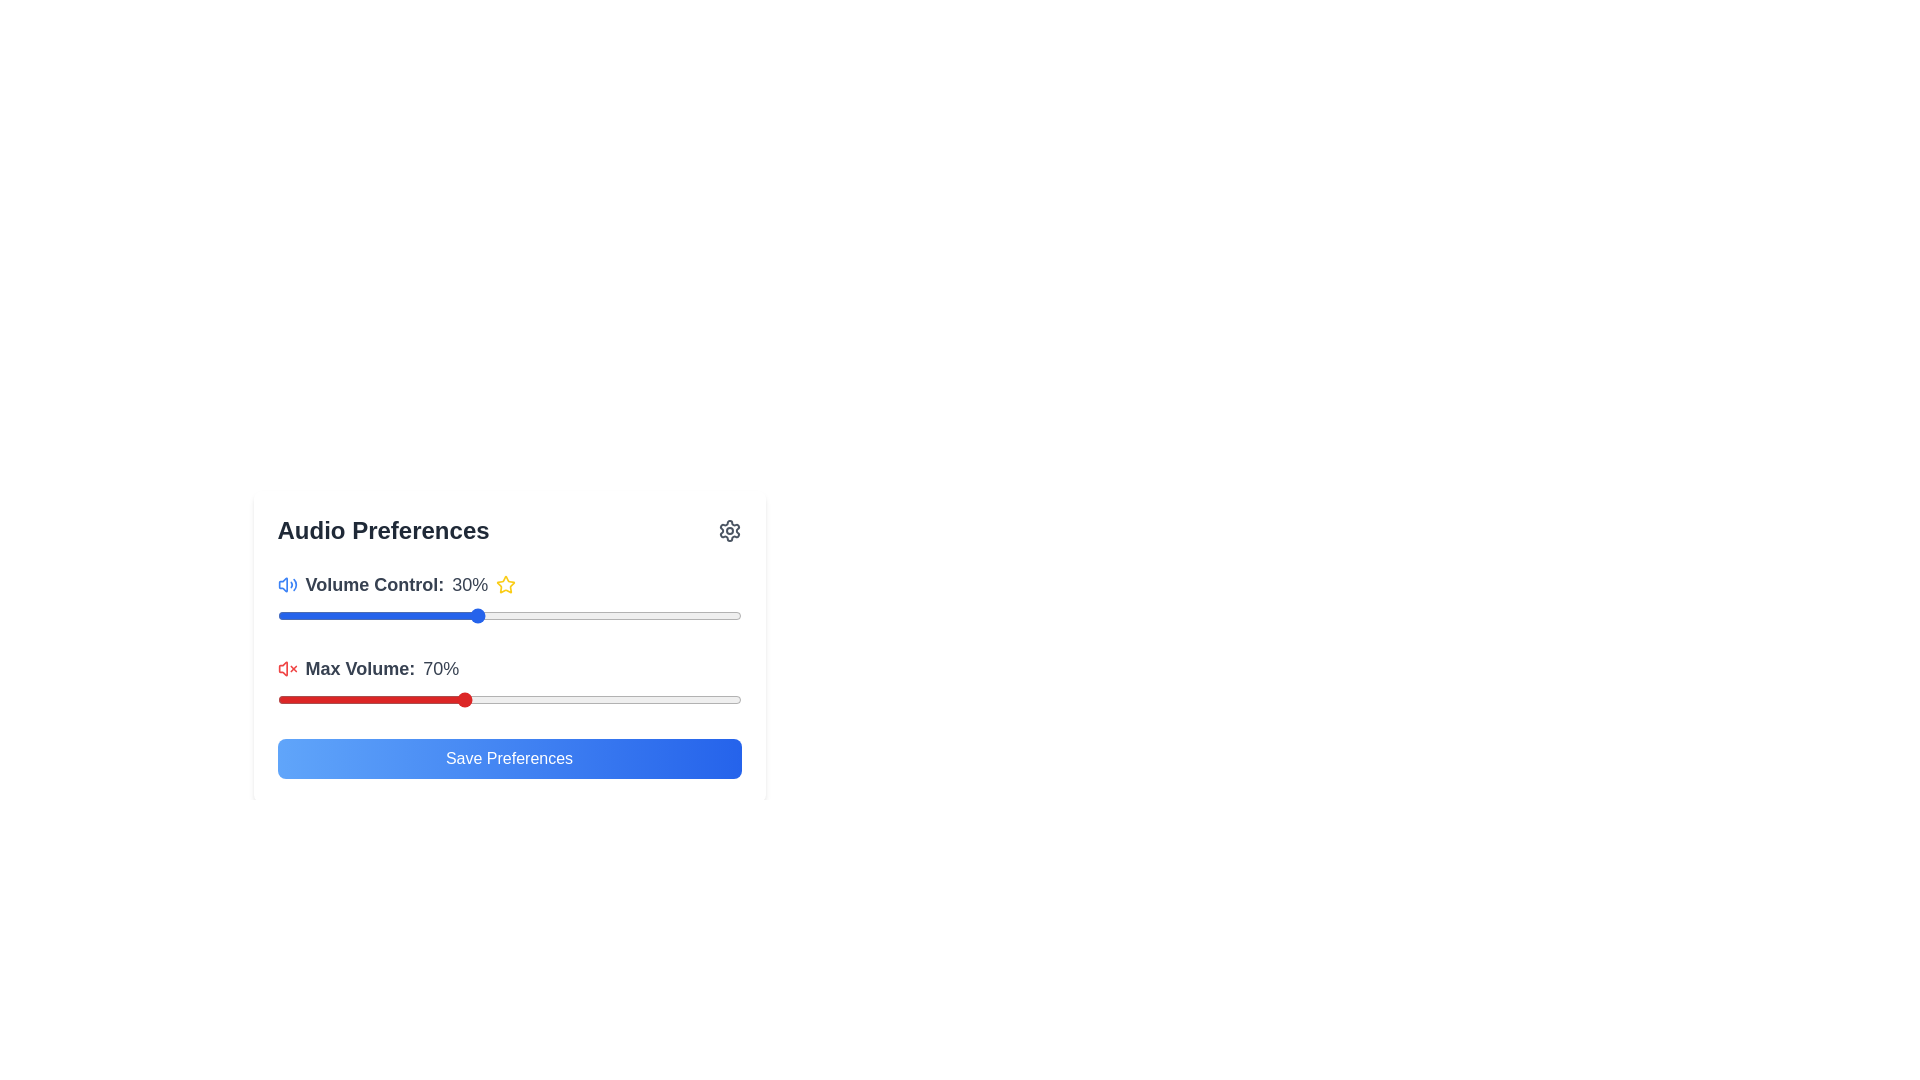  I want to click on the gear icon in the top-right corner of the 'Audio Preferences' card, so click(728, 530).